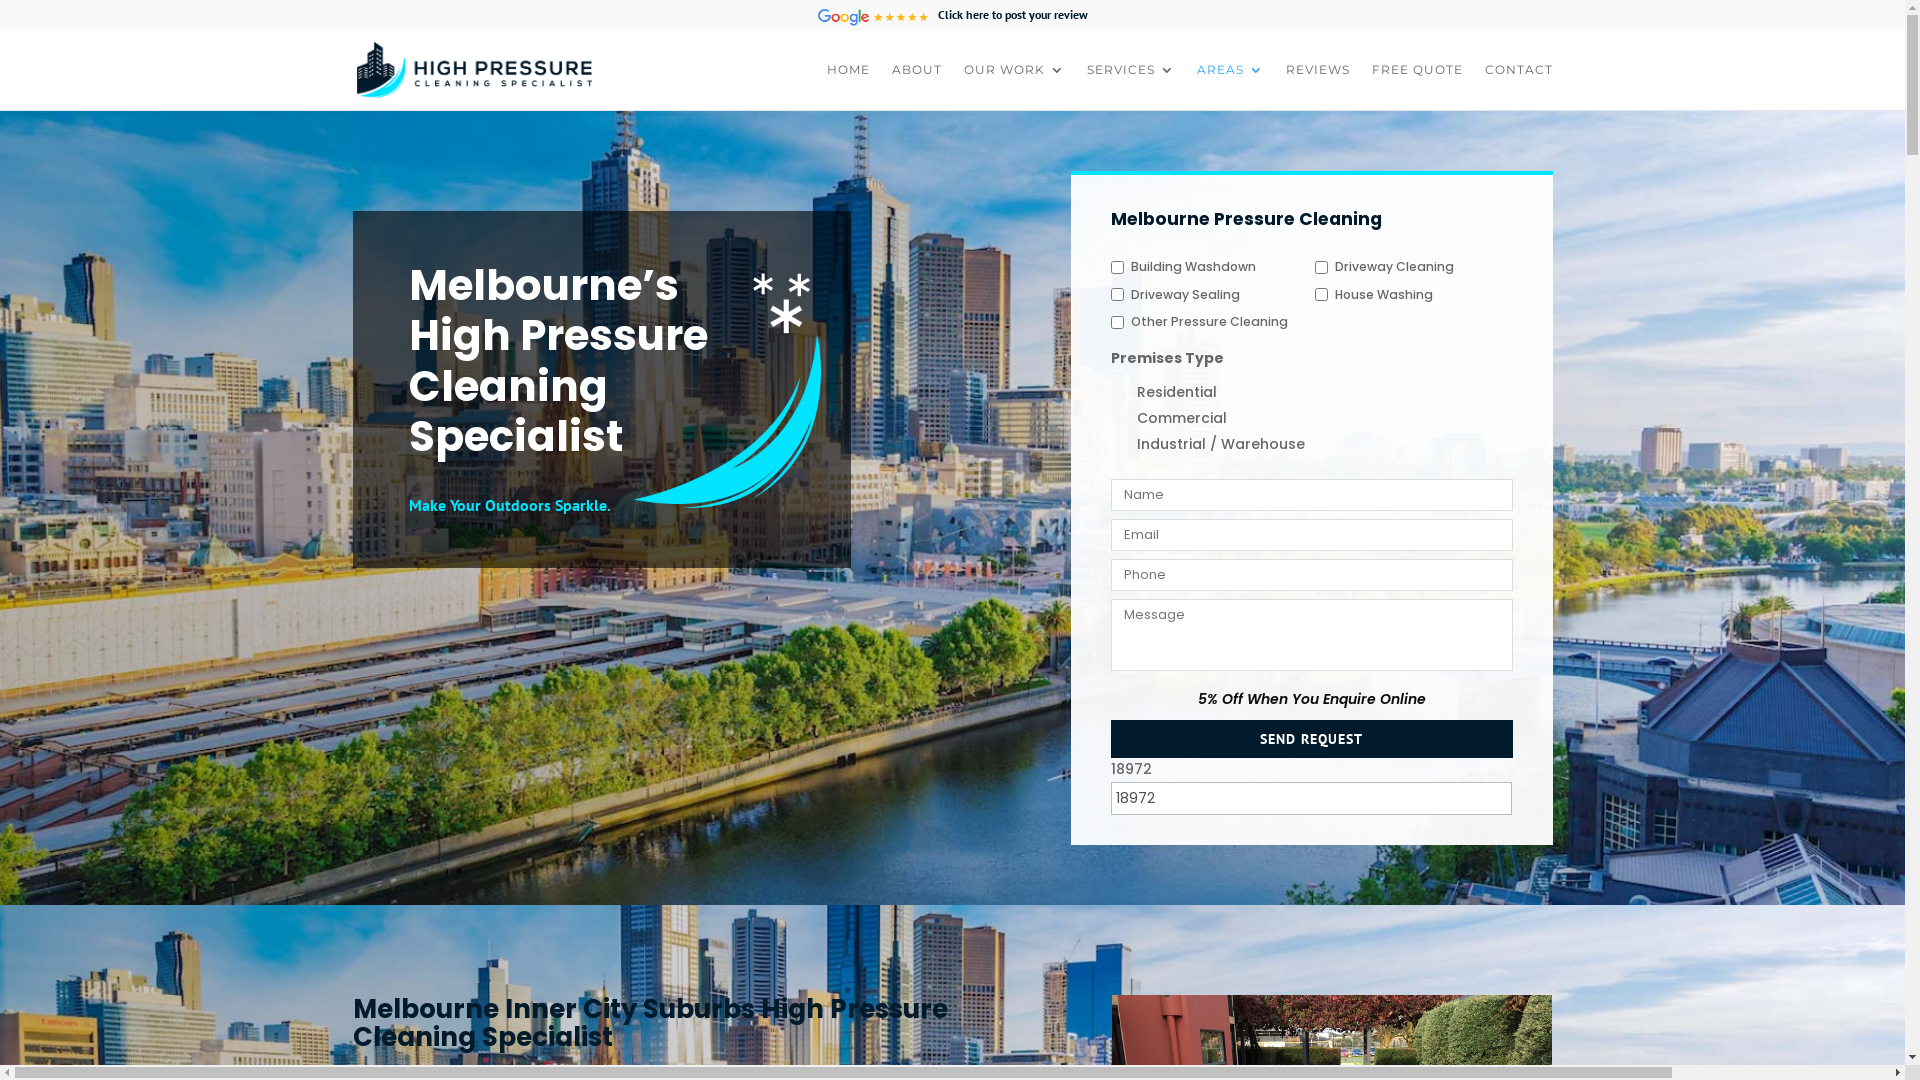  Describe the element at coordinates (1371, 85) in the screenshot. I see `'FREE QUOTE'` at that location.